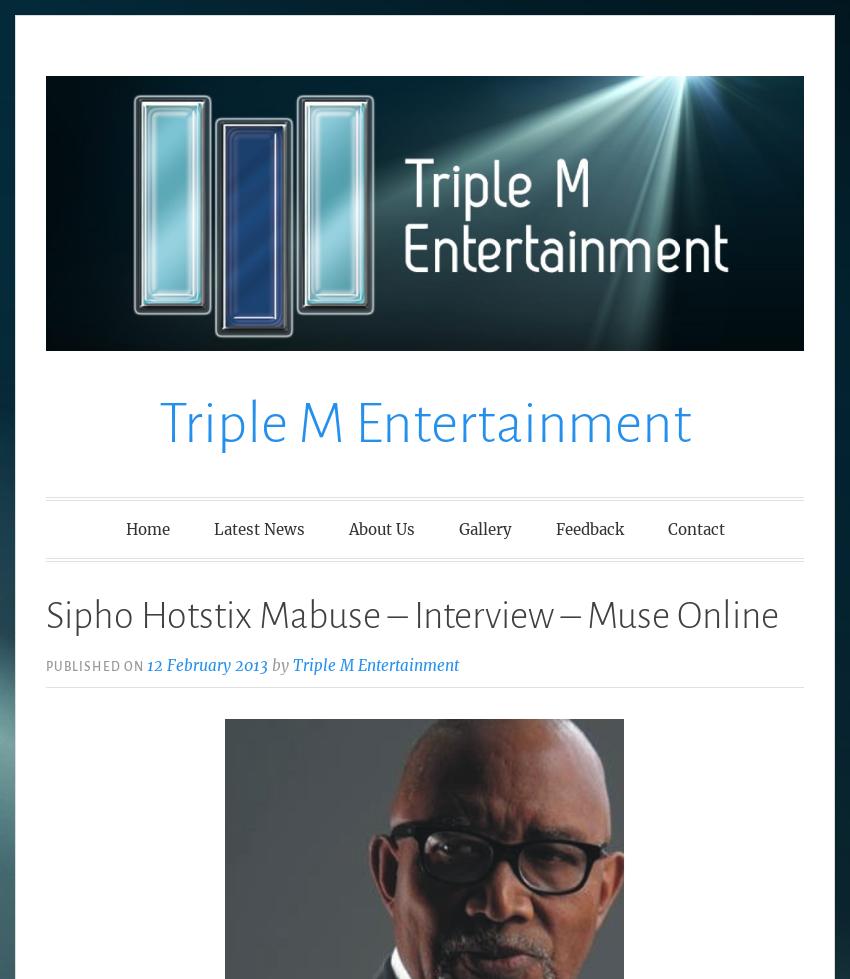  What do you see at coordinates (45, 614) in the screenshot?
I see `'Sipho Hotstix Mabuse – Interview – Muse Online'` at bounding box center [45, 614].